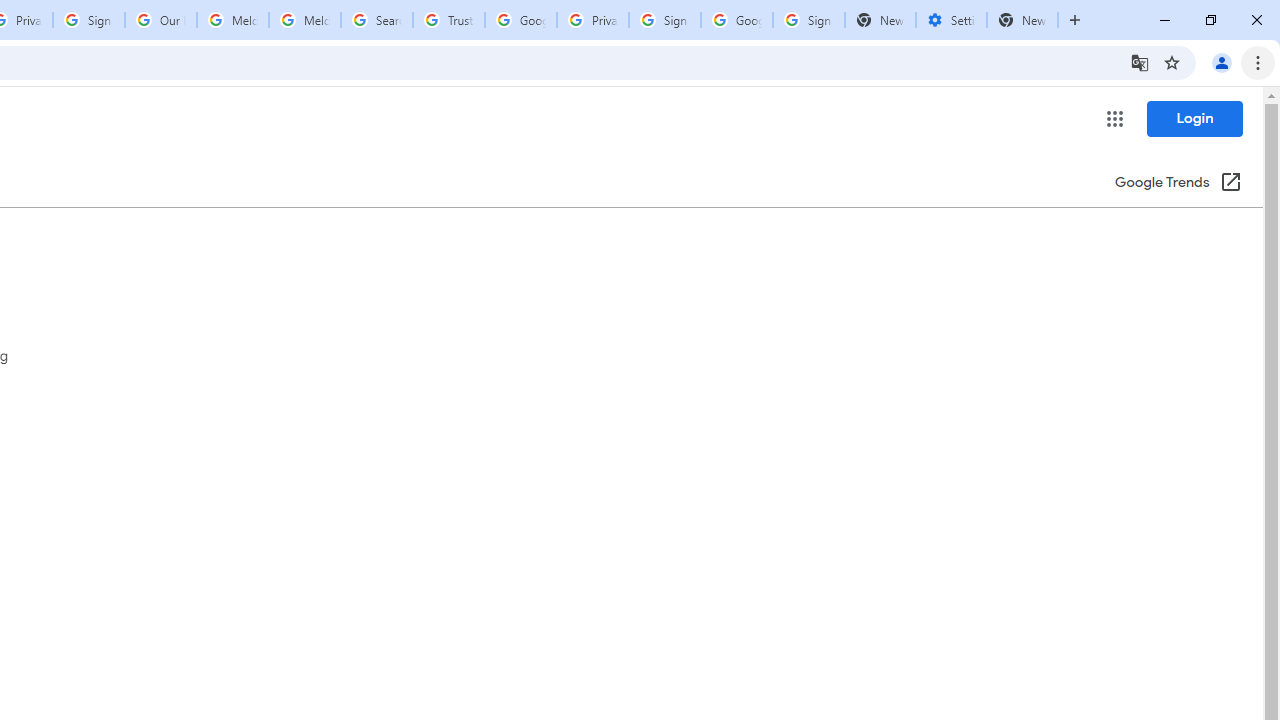 The image size is (1280, 720). What do you see at coordinates (1139, 61) in the screenshot?
I see `'Translate this page'` at bounding box center [1139, 61].